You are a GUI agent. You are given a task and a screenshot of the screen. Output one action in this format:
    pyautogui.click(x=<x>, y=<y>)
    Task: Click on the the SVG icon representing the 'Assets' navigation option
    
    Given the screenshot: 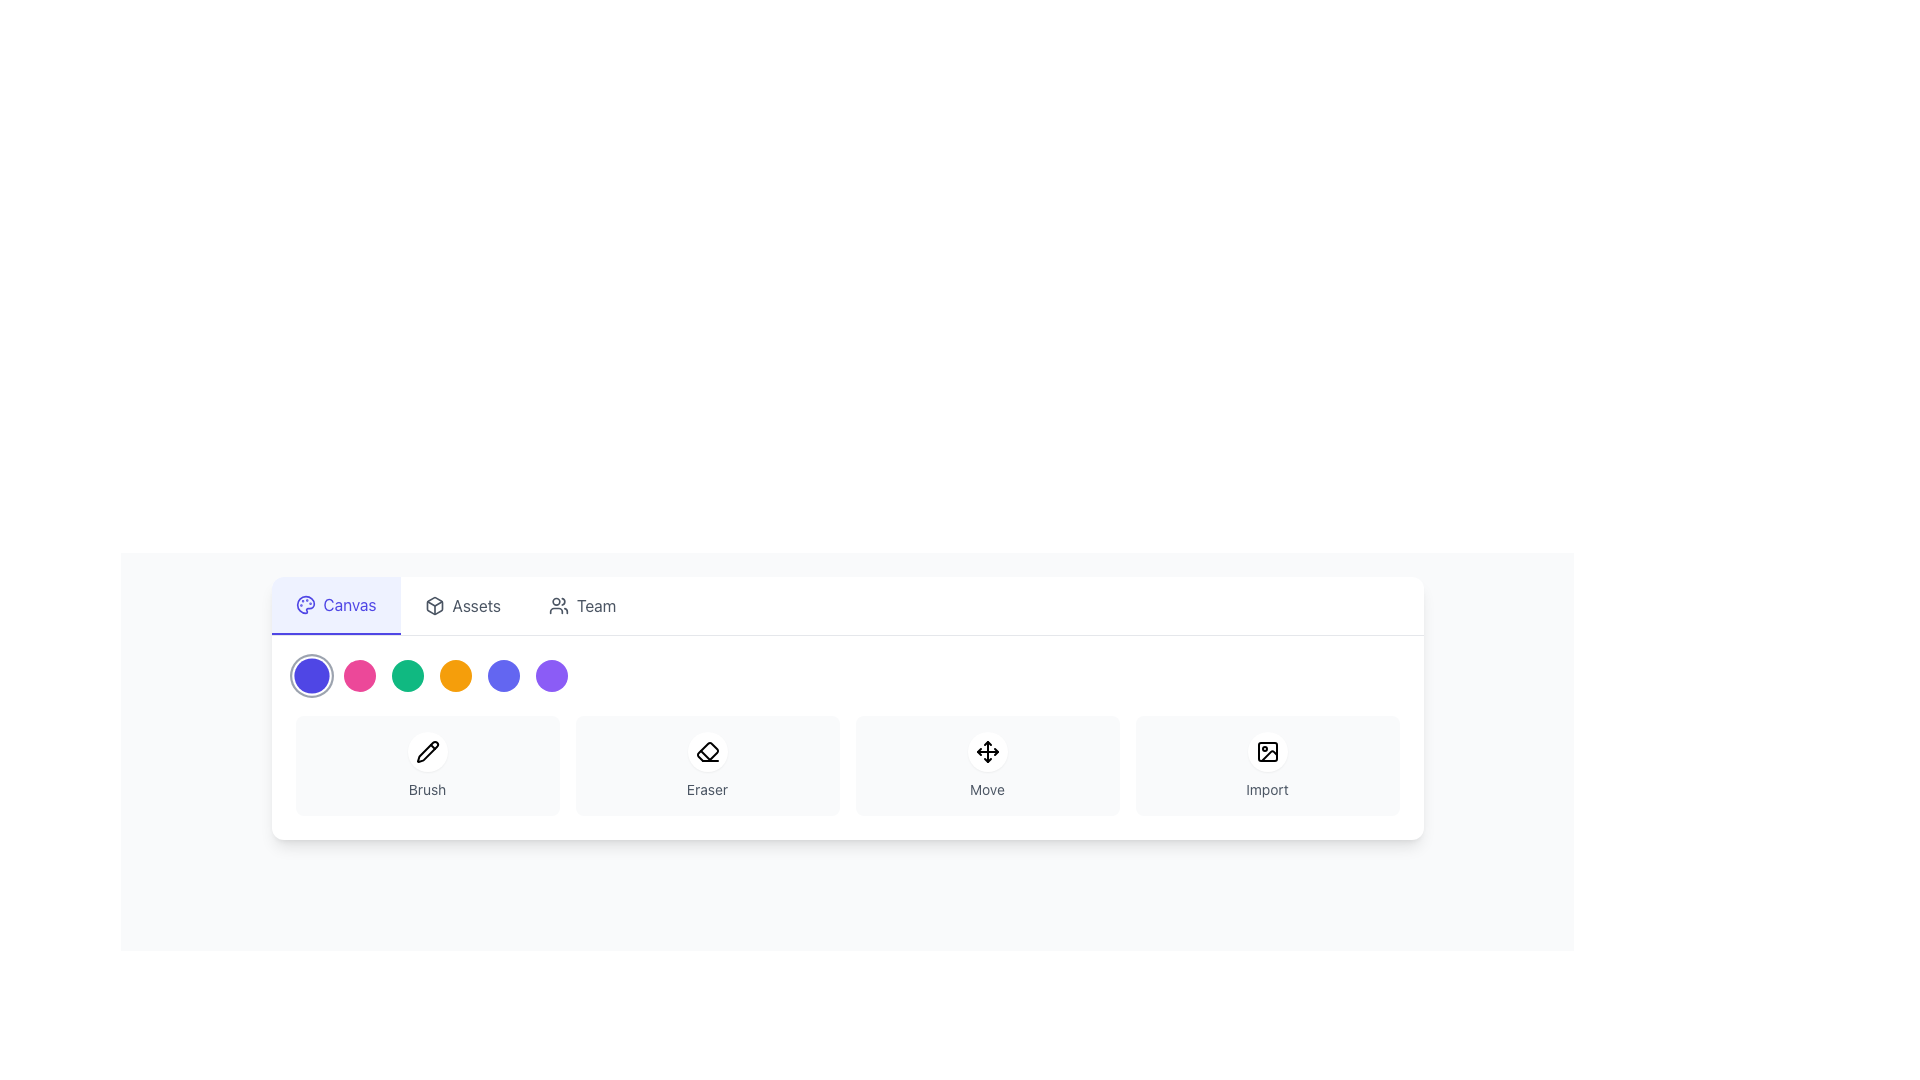 What is the action you would take?
    pyautogui.click(x=433, y=604)
    